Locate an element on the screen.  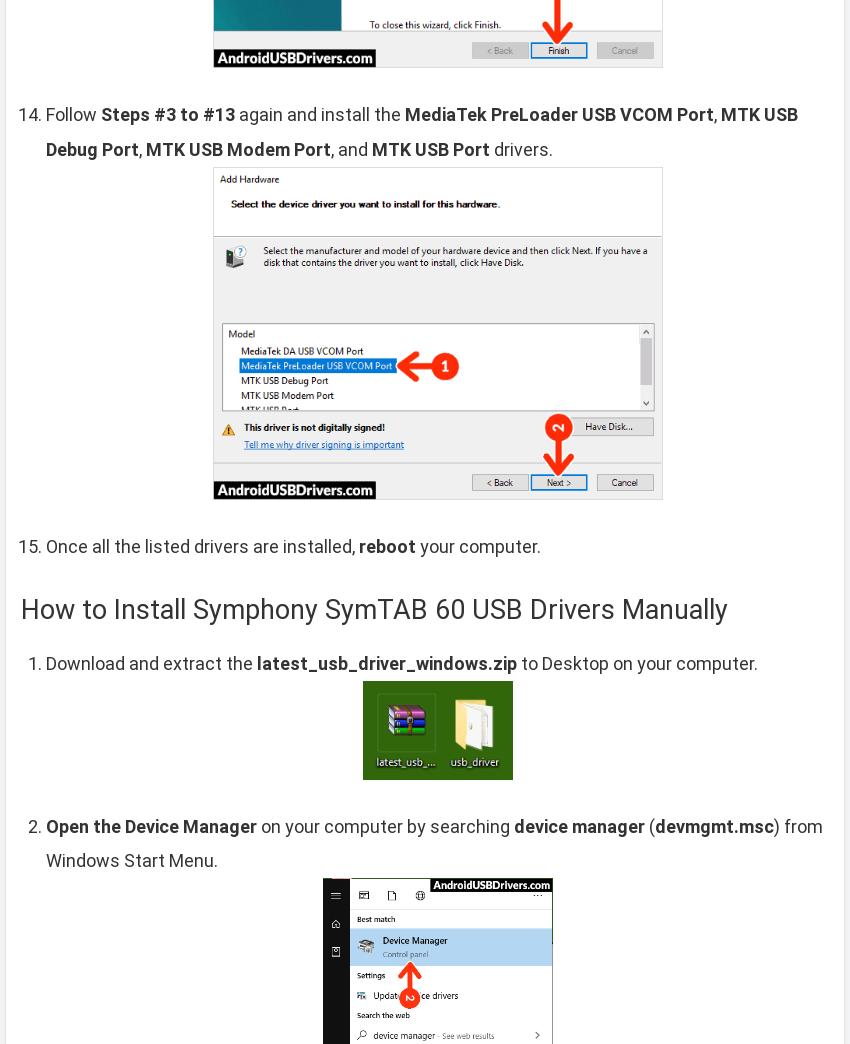
'MTK USB Debug Port' is located at coordinates (422, 130).